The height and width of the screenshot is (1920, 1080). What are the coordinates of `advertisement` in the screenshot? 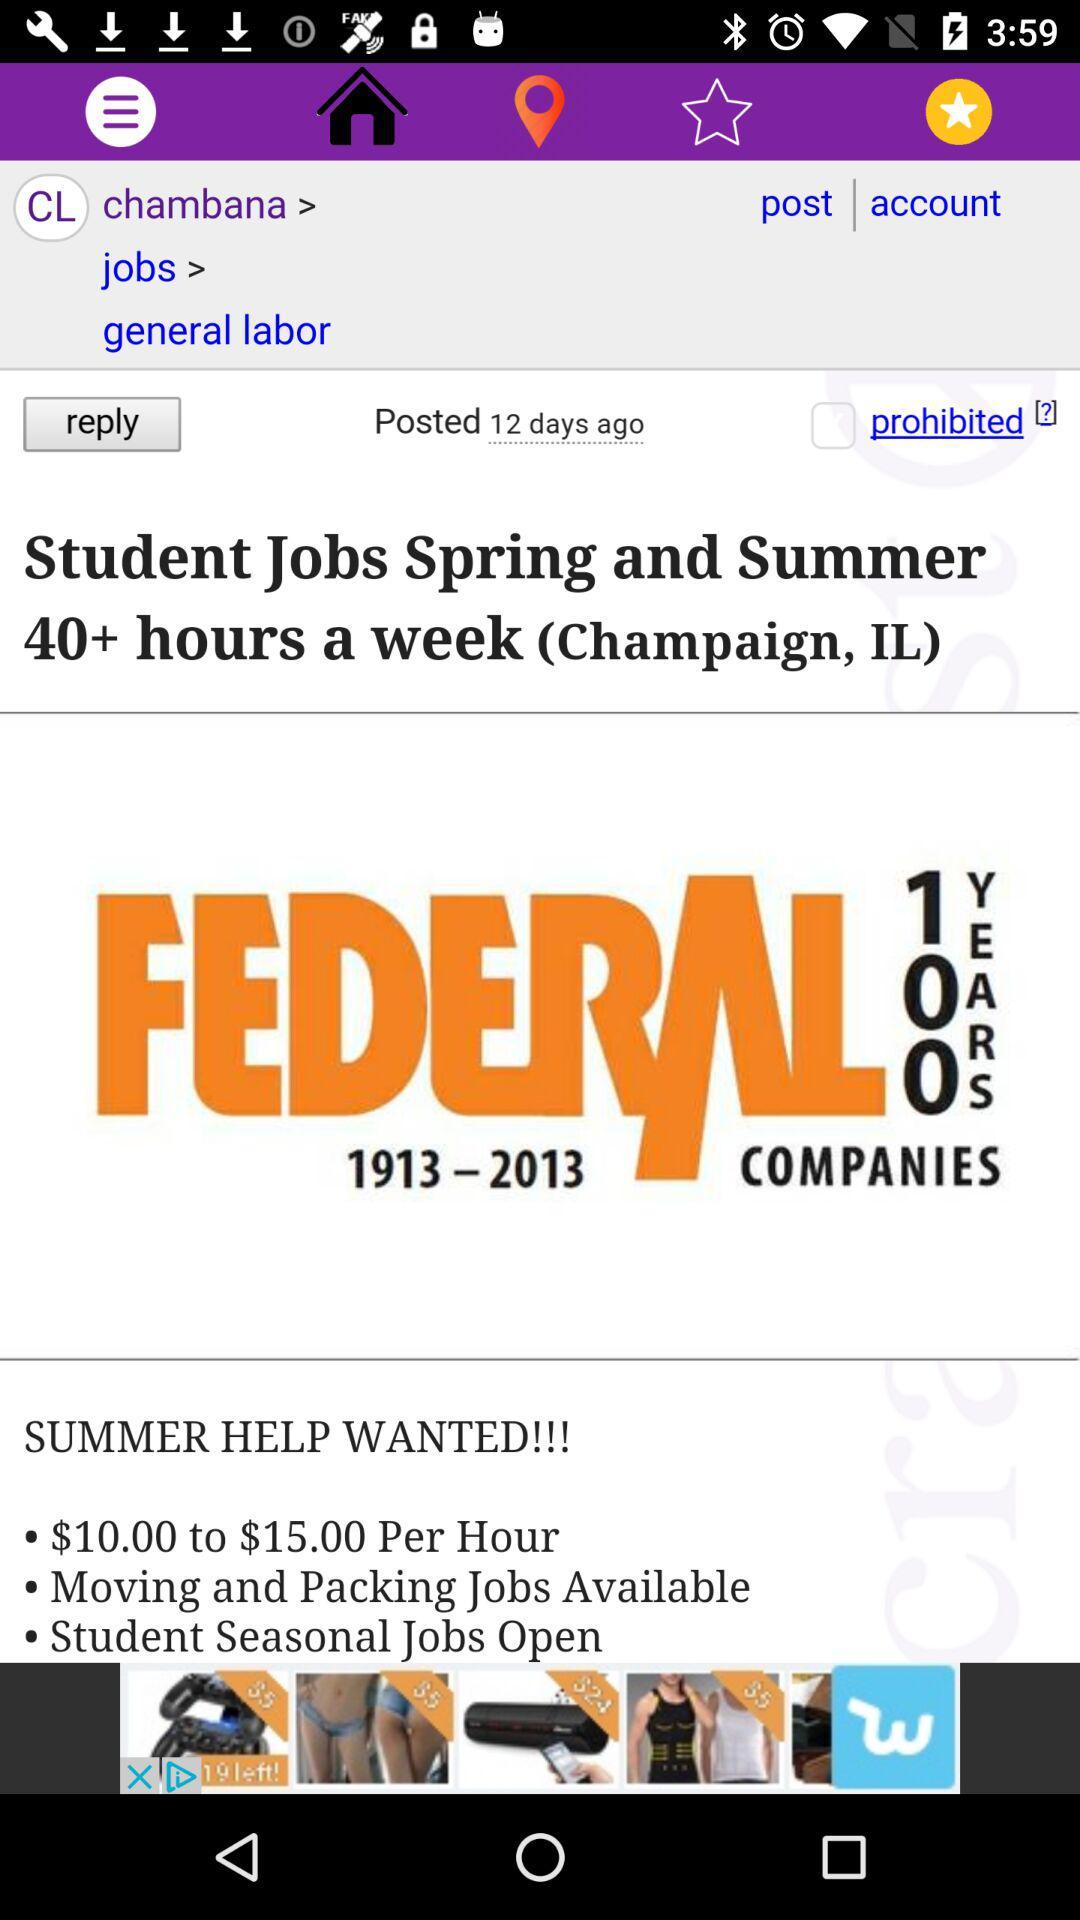 It's located at (540, 1727).